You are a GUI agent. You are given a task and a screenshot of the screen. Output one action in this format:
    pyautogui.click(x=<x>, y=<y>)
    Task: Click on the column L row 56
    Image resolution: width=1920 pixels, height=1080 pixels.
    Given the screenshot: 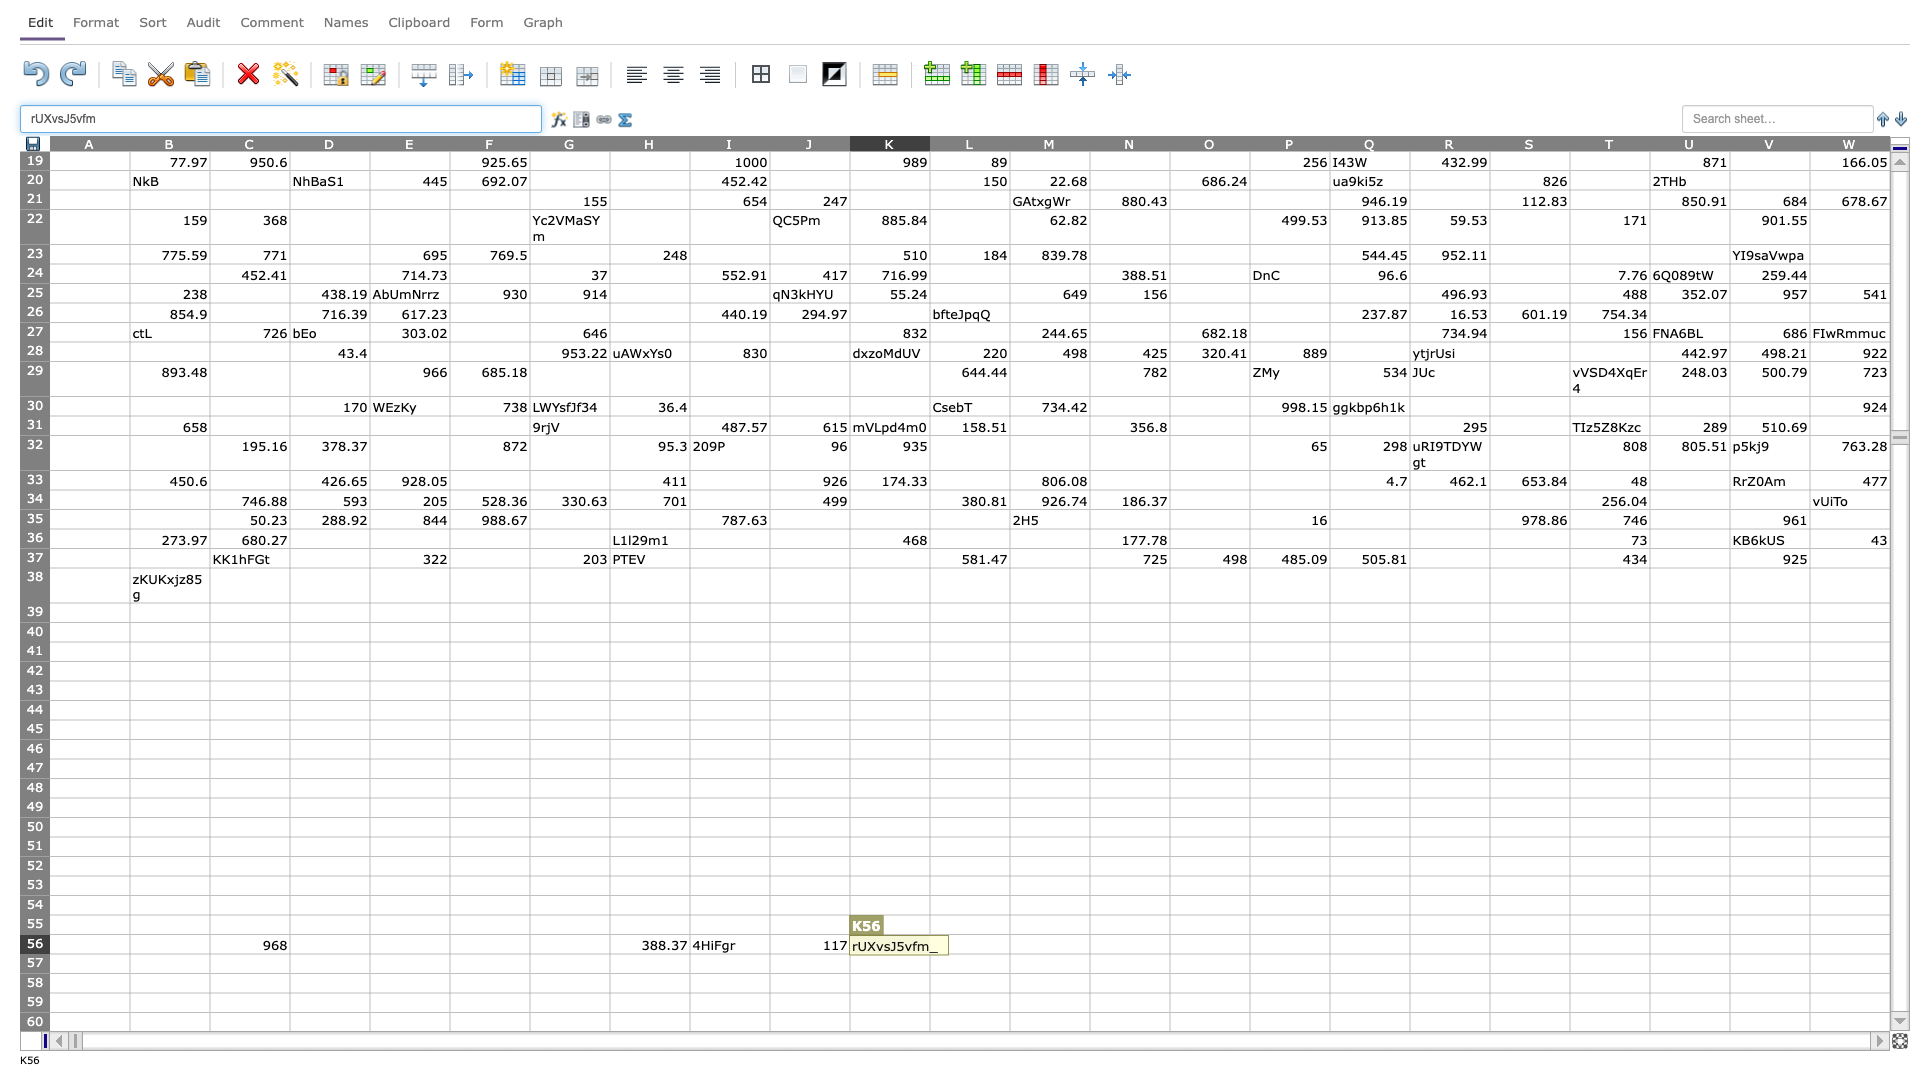 What is the action you would take?
    pyautogui.click(x=969, y=944)
    